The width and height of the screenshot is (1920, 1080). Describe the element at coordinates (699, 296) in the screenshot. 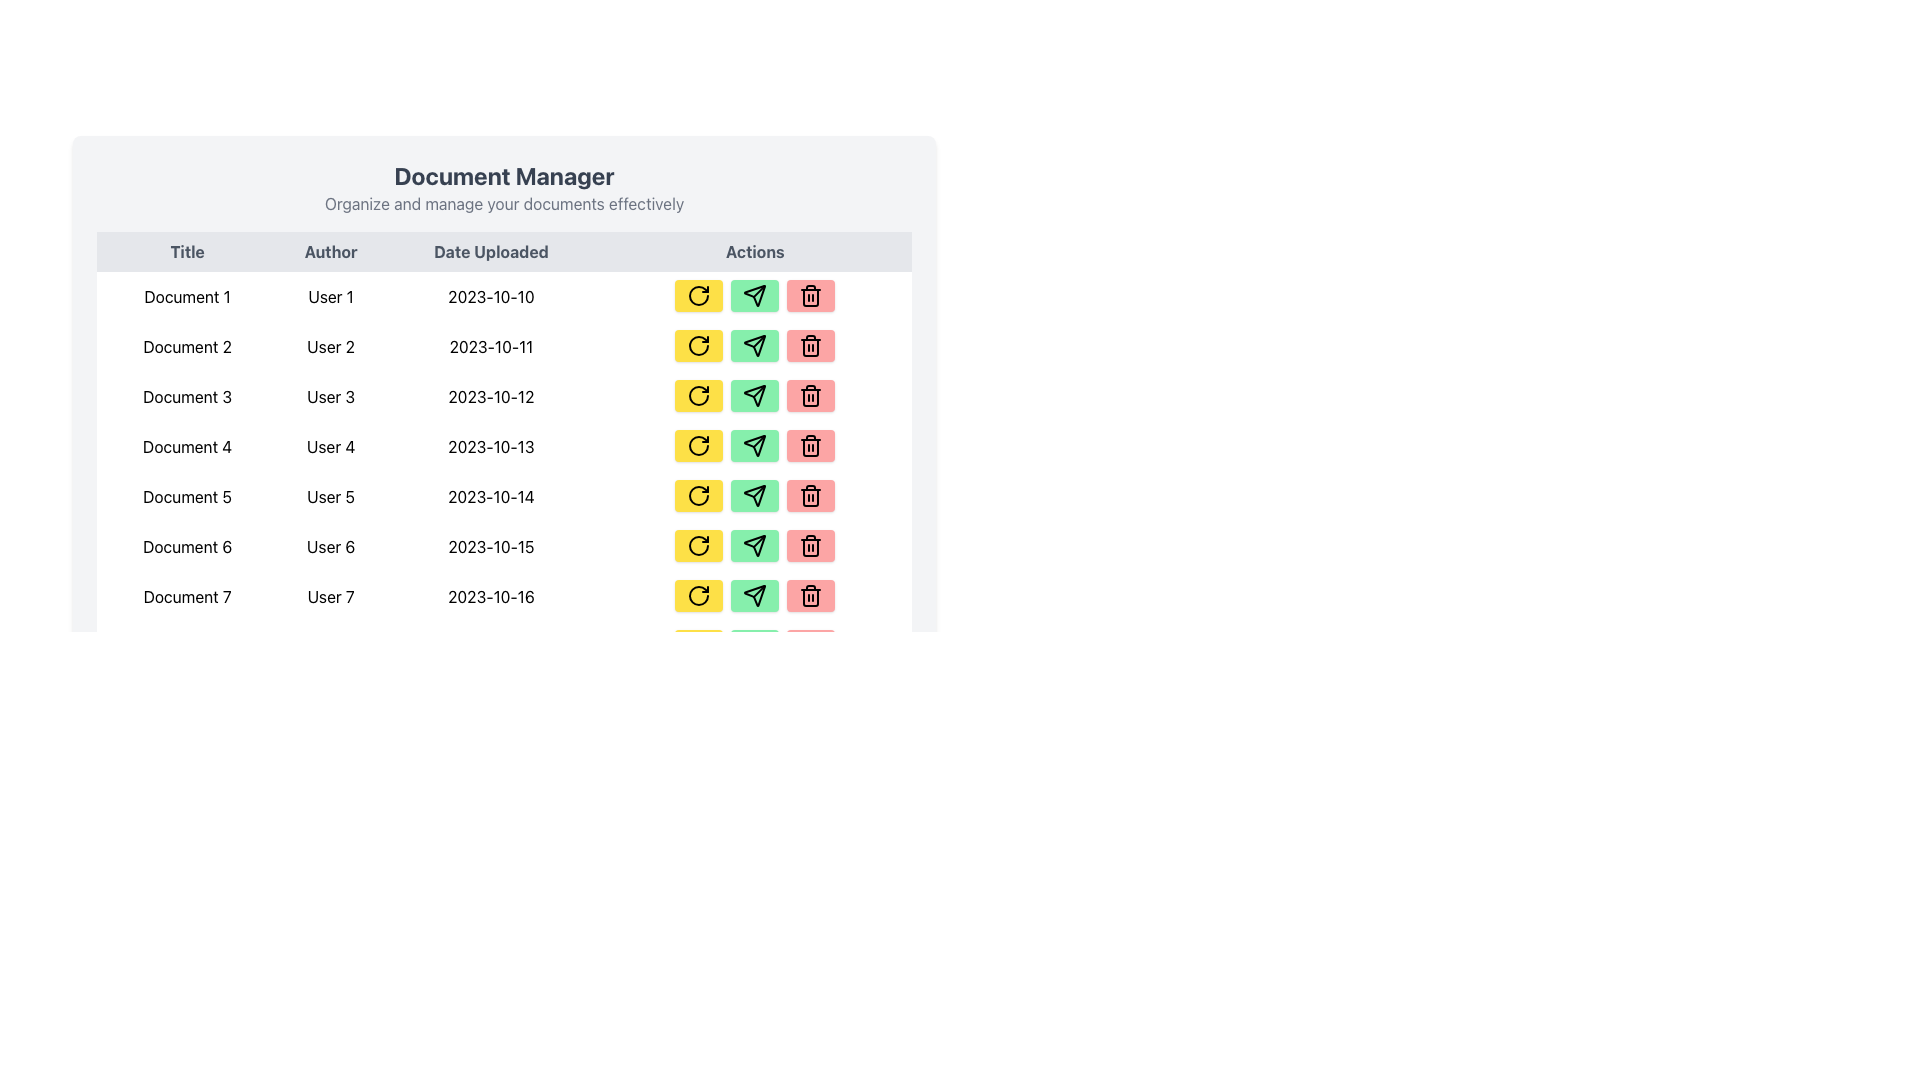

I see `the refresh icon located in the 'Actions' column of the first row in the 'Document Manager' table` at that location.